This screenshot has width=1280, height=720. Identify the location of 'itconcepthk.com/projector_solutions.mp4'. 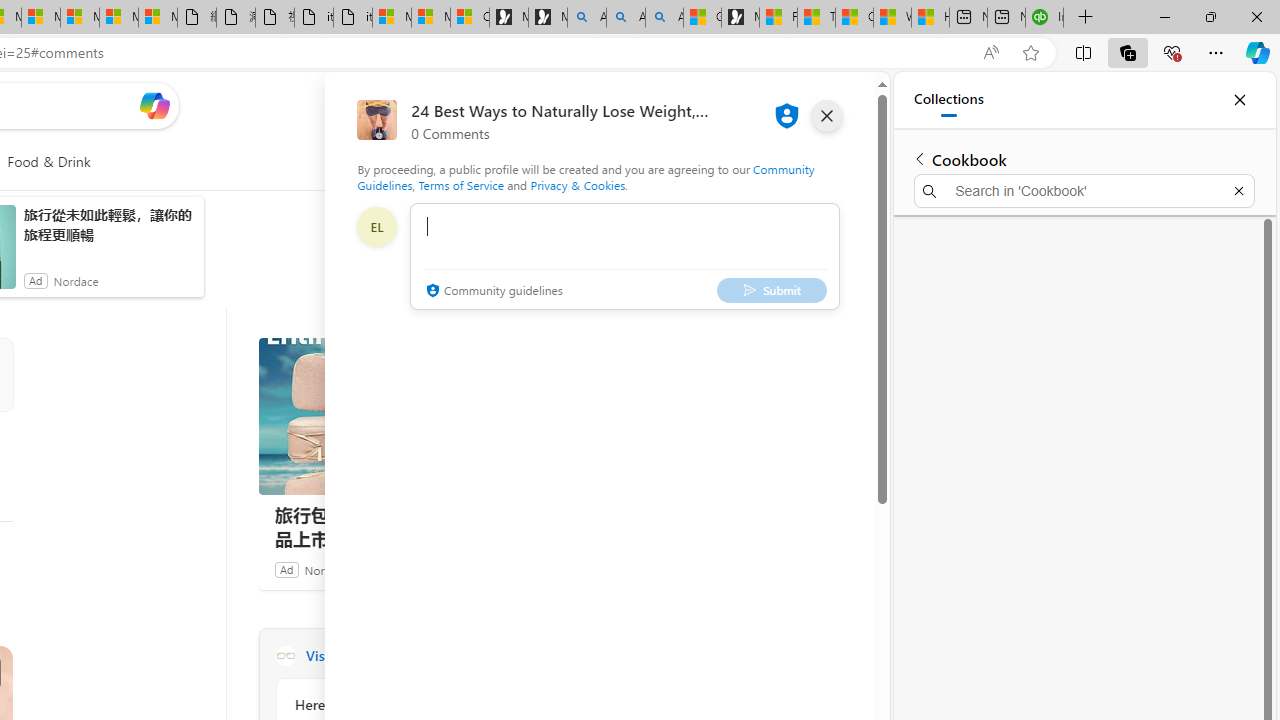
(353, 17).